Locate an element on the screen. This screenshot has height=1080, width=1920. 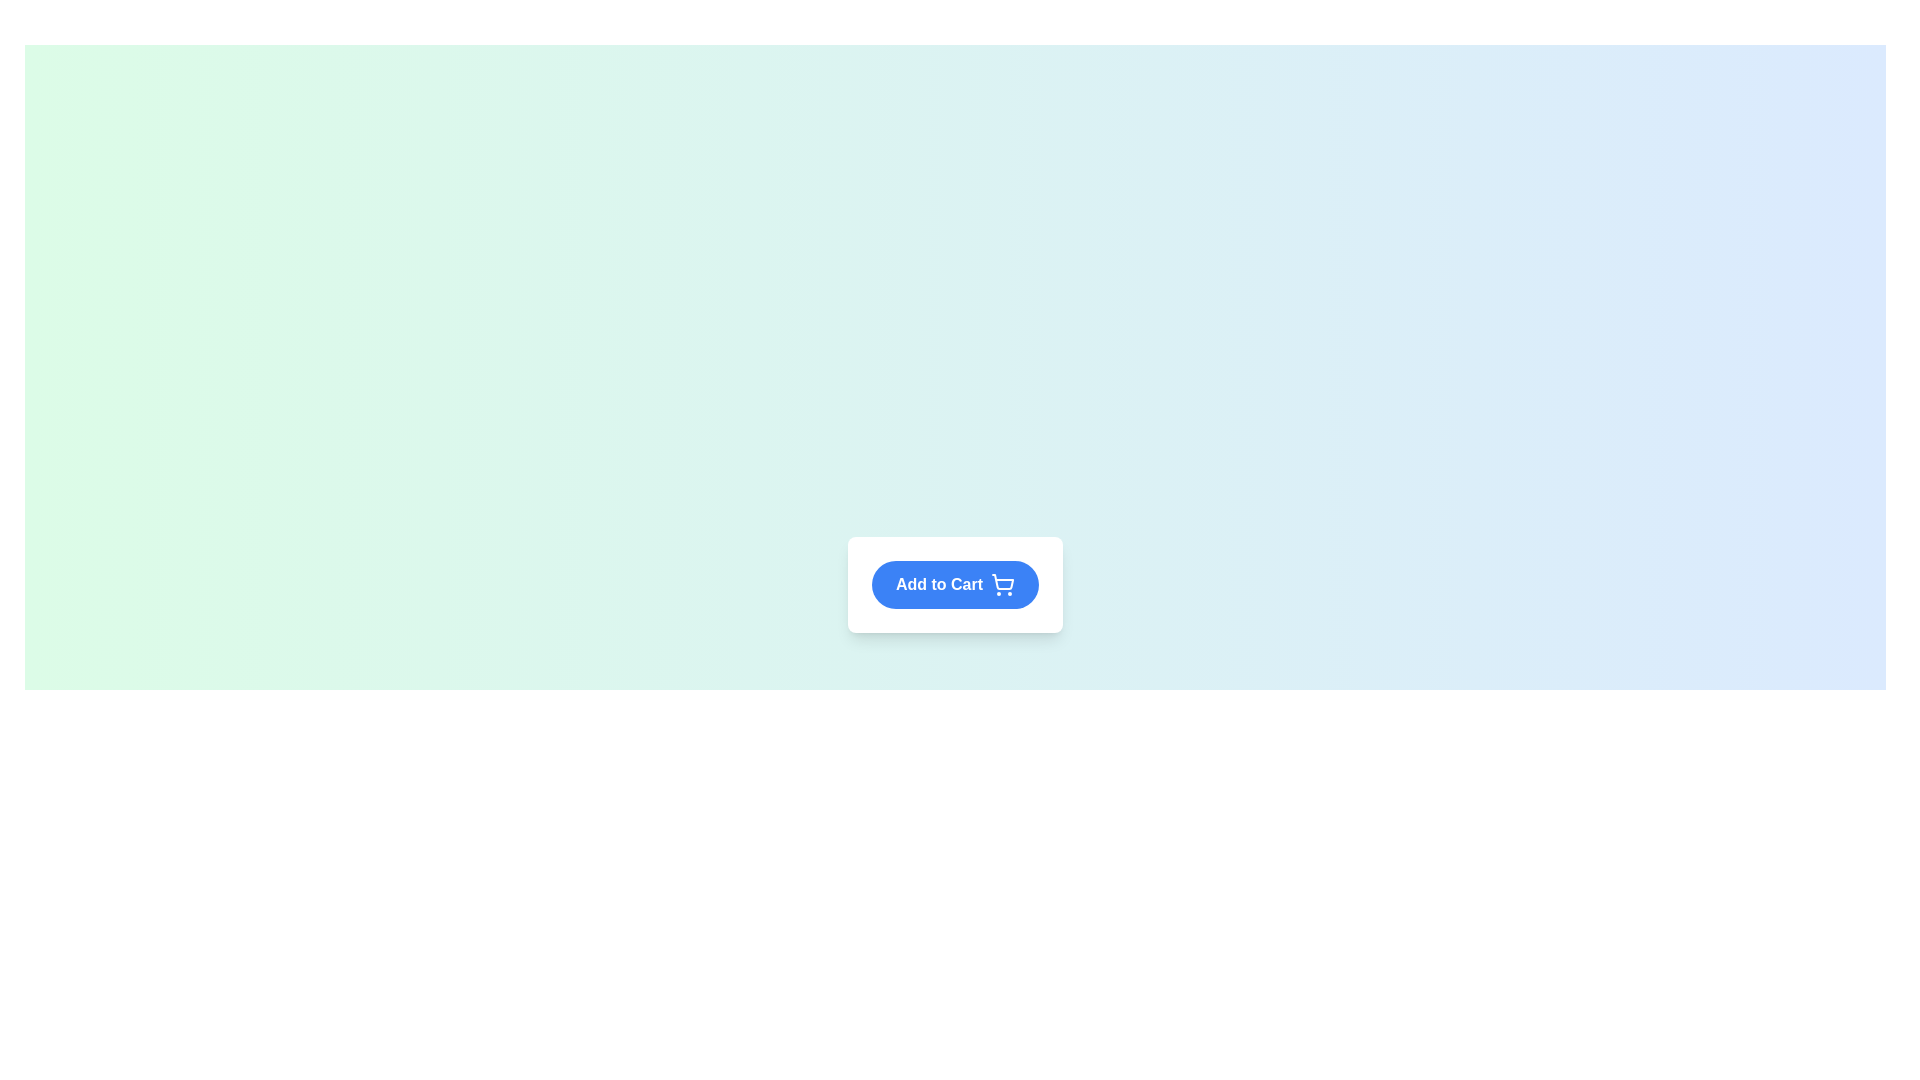
the shopping cart icon located inside the 'Add to Cart' button, which is positioned to the right of the text label is located at coordinates (1003, 585).